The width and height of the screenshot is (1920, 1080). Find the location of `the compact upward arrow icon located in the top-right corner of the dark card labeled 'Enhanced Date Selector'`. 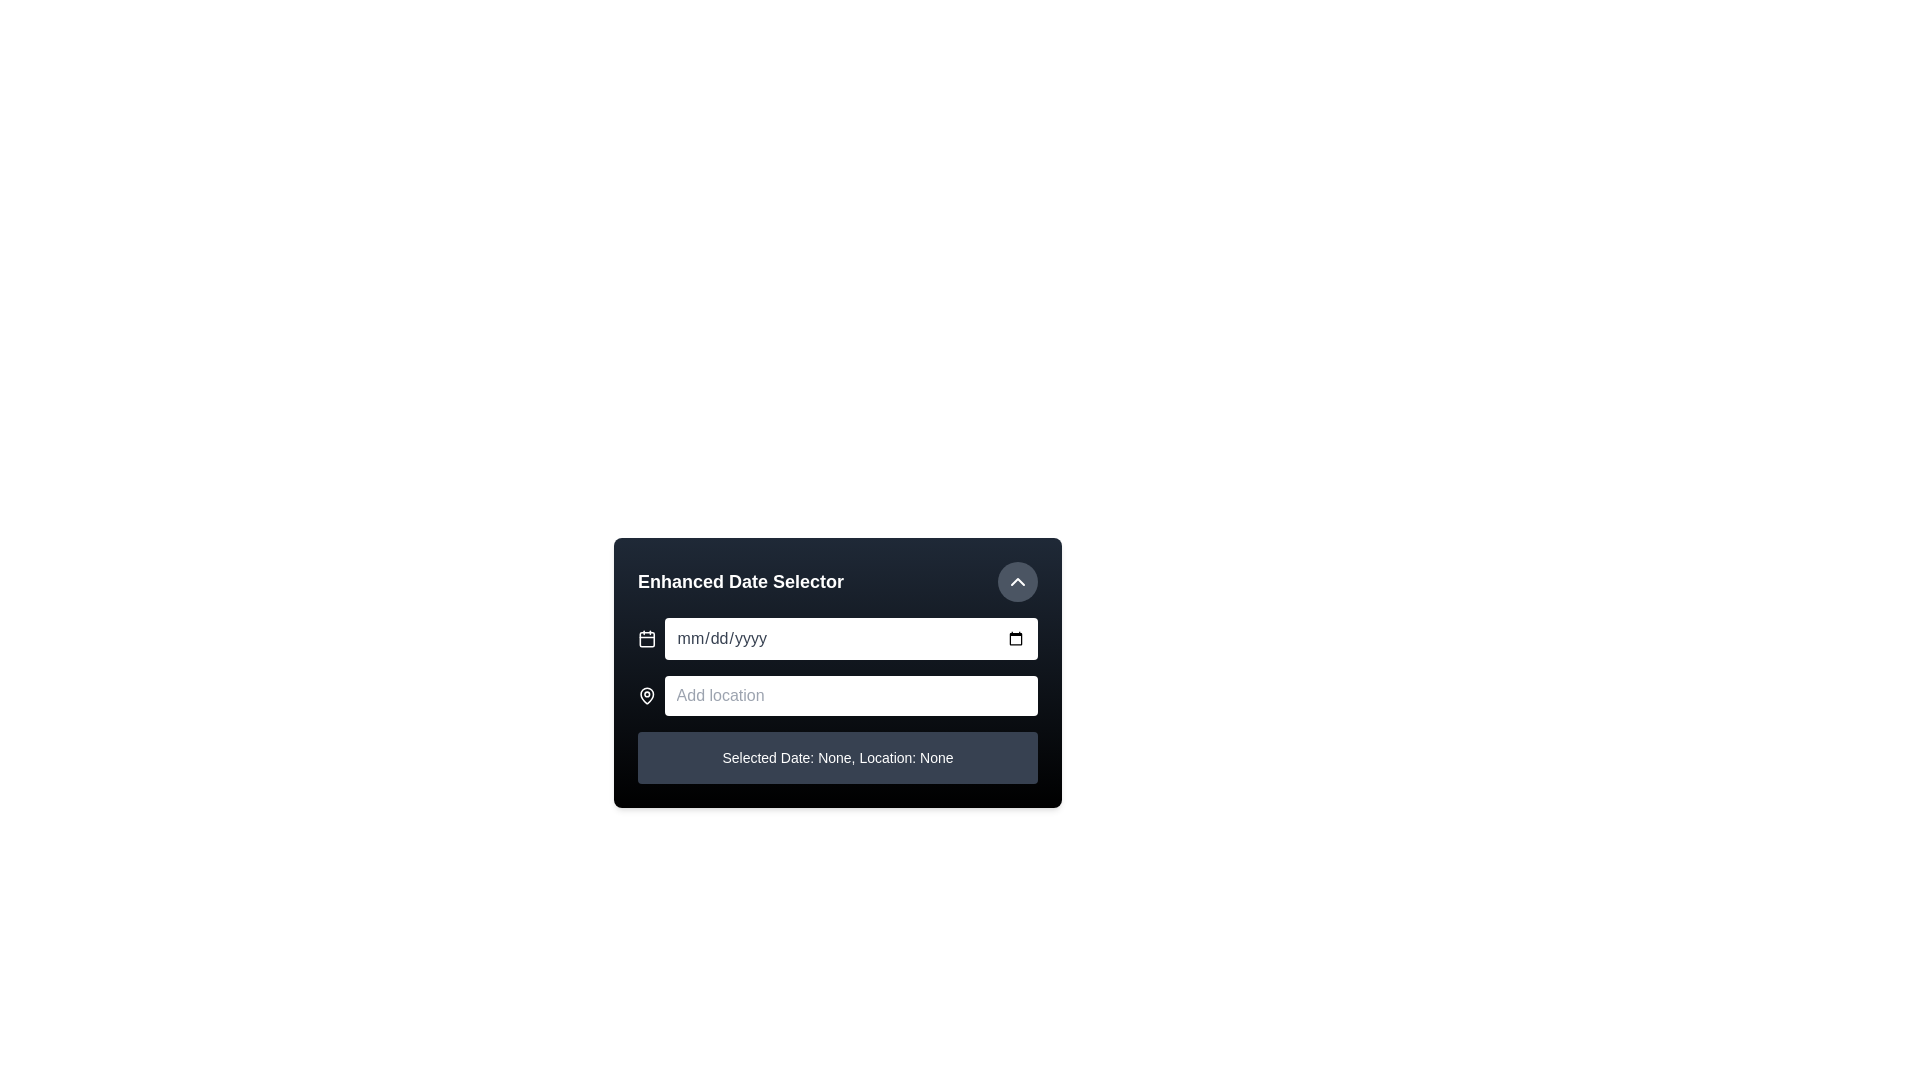

the compact upward arrow icon located in the top-right corner of the dark card labeled 'Enhanced Date Selector' is located at coordinates (1017, 582).